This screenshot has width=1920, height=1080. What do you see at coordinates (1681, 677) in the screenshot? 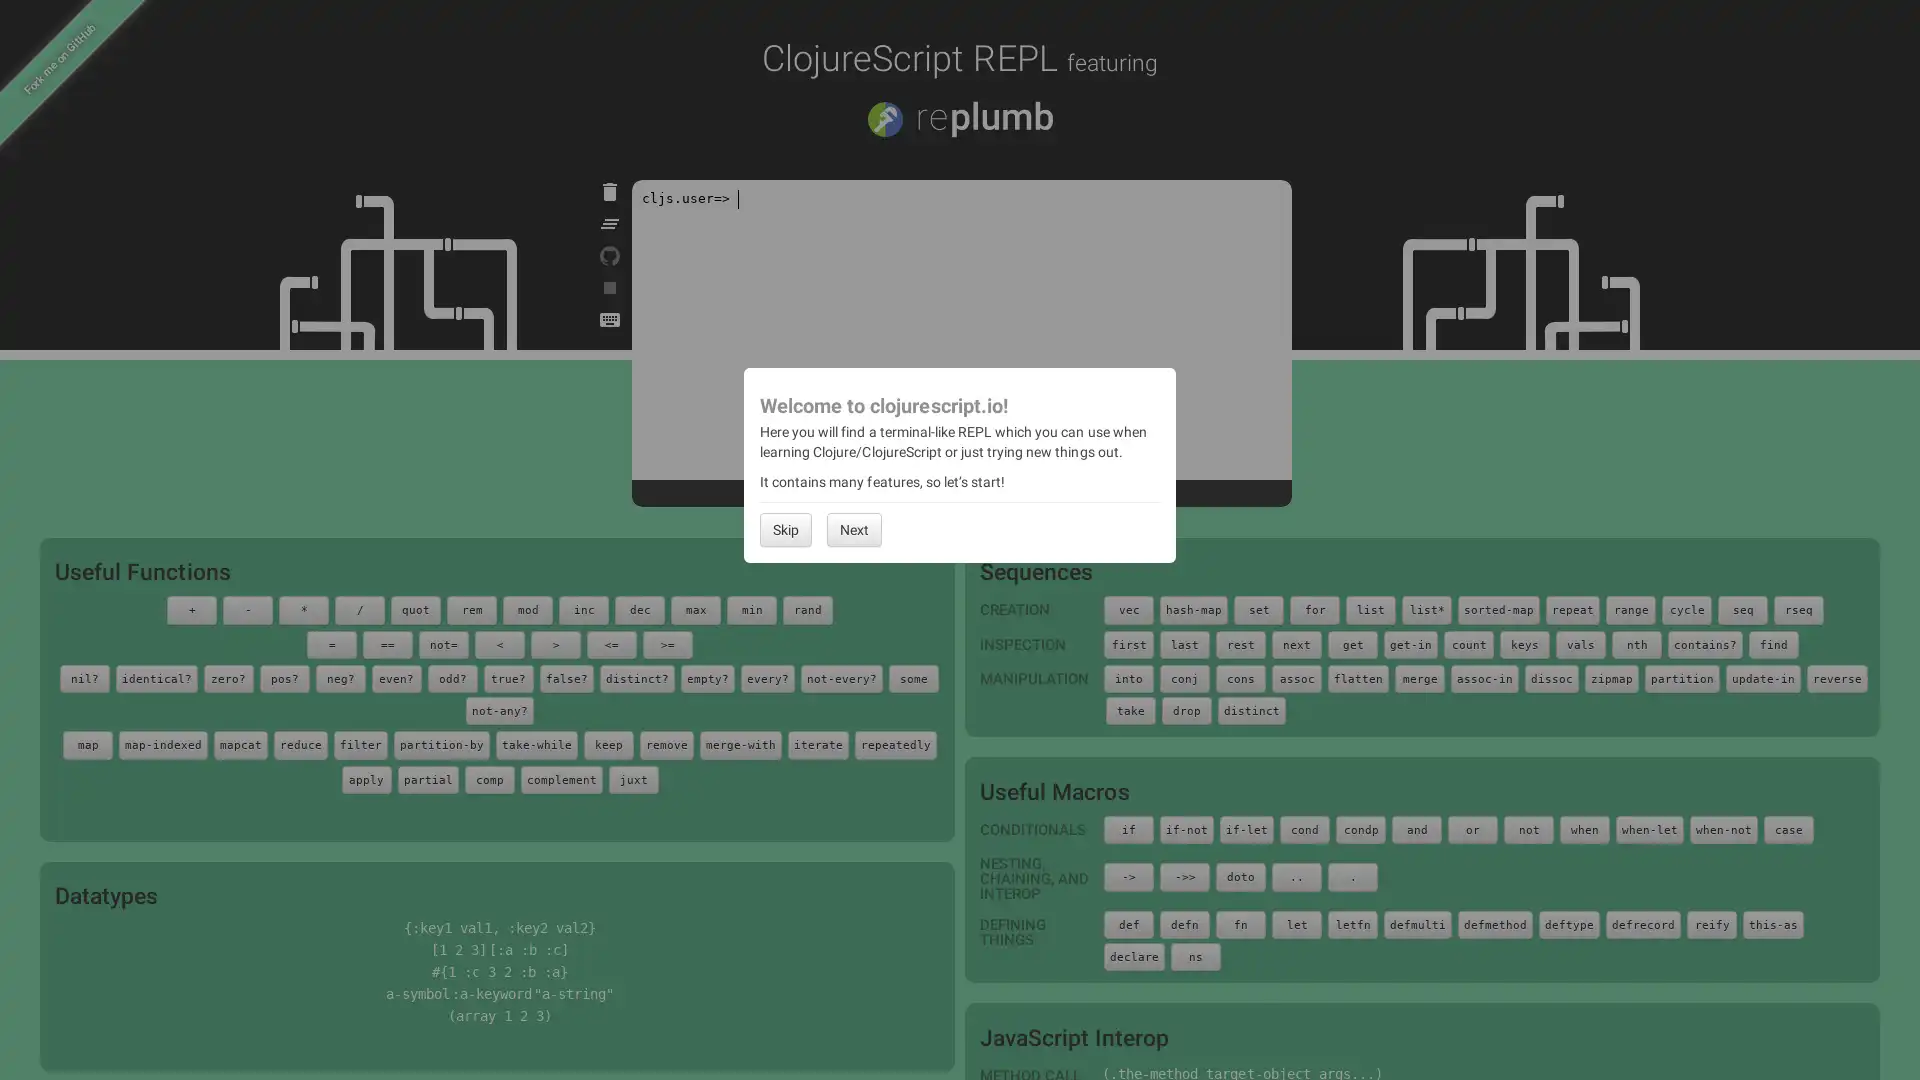
I see `partition` at bounding box center [1681, 677].